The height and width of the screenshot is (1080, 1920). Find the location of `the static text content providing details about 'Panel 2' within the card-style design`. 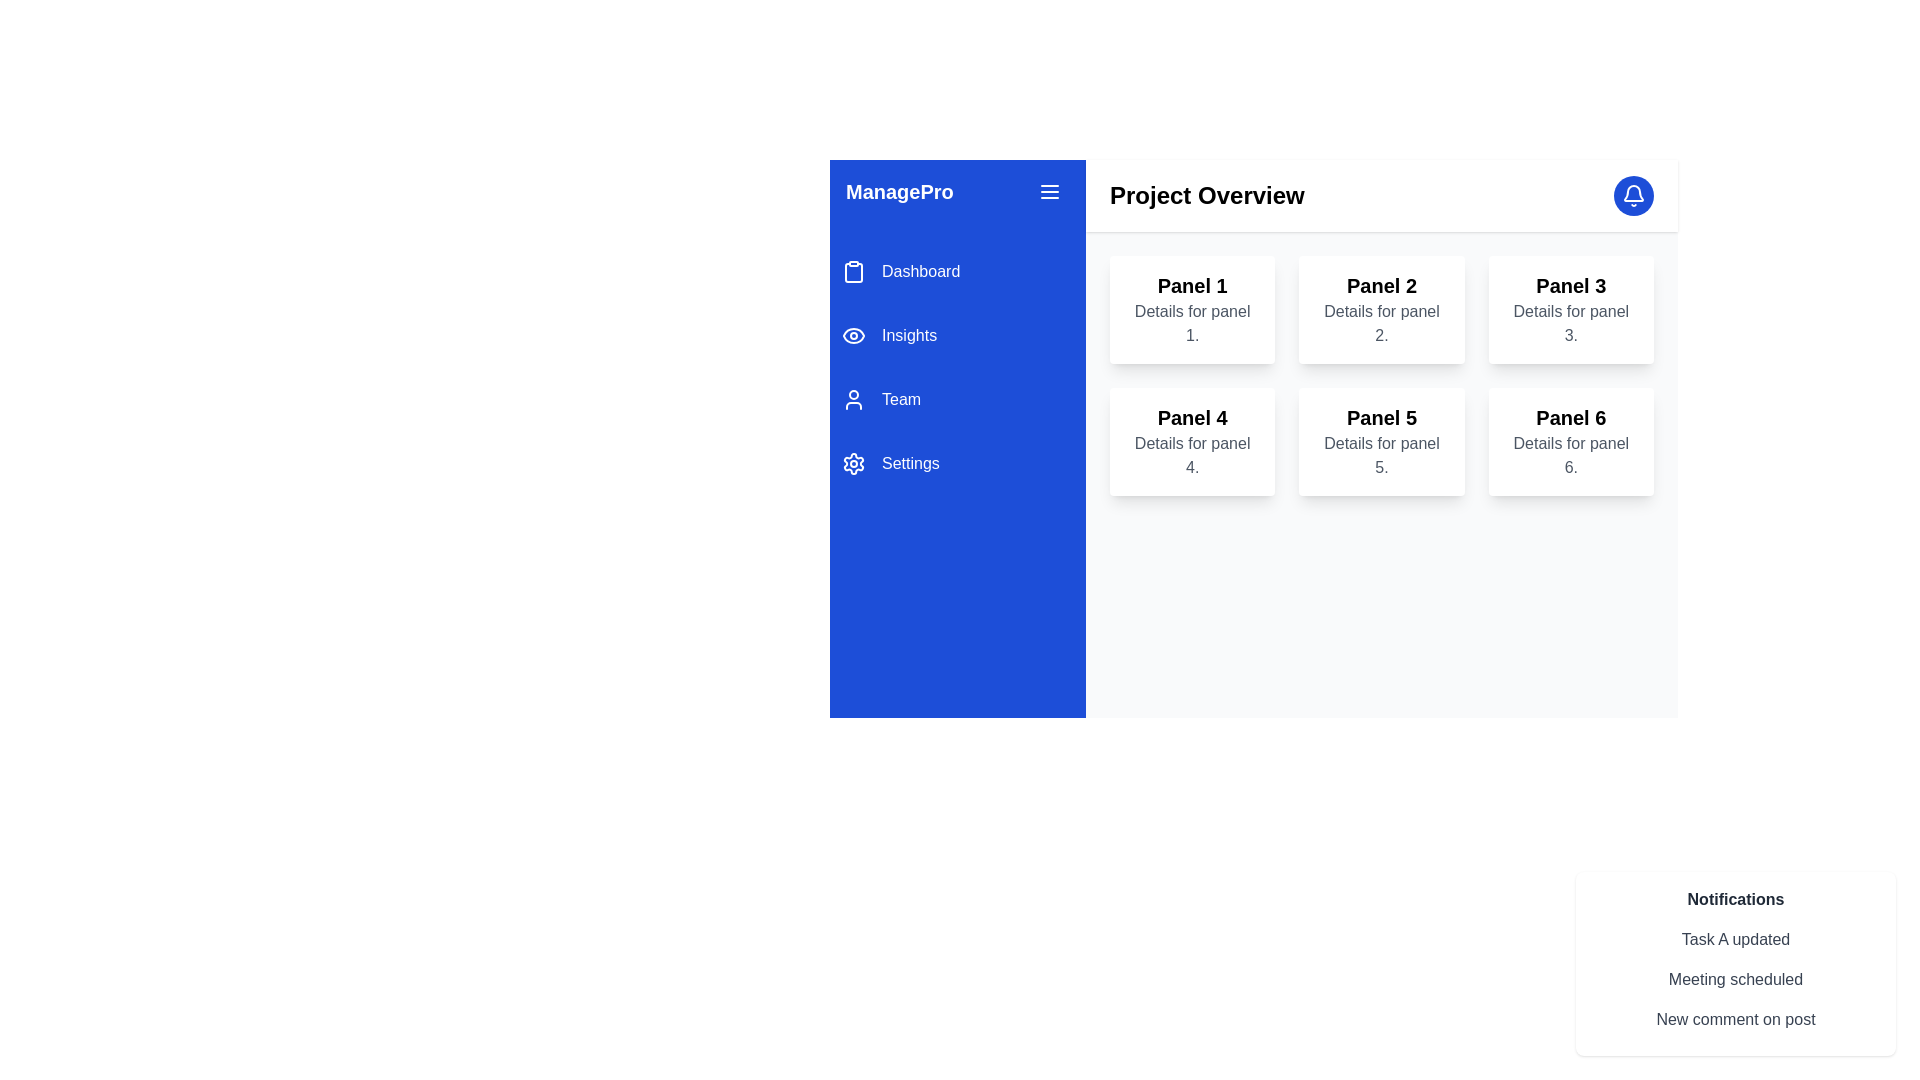

the static text content providing details about 'Panel 2' within the card-style design is located at coordinates (1381, 323).